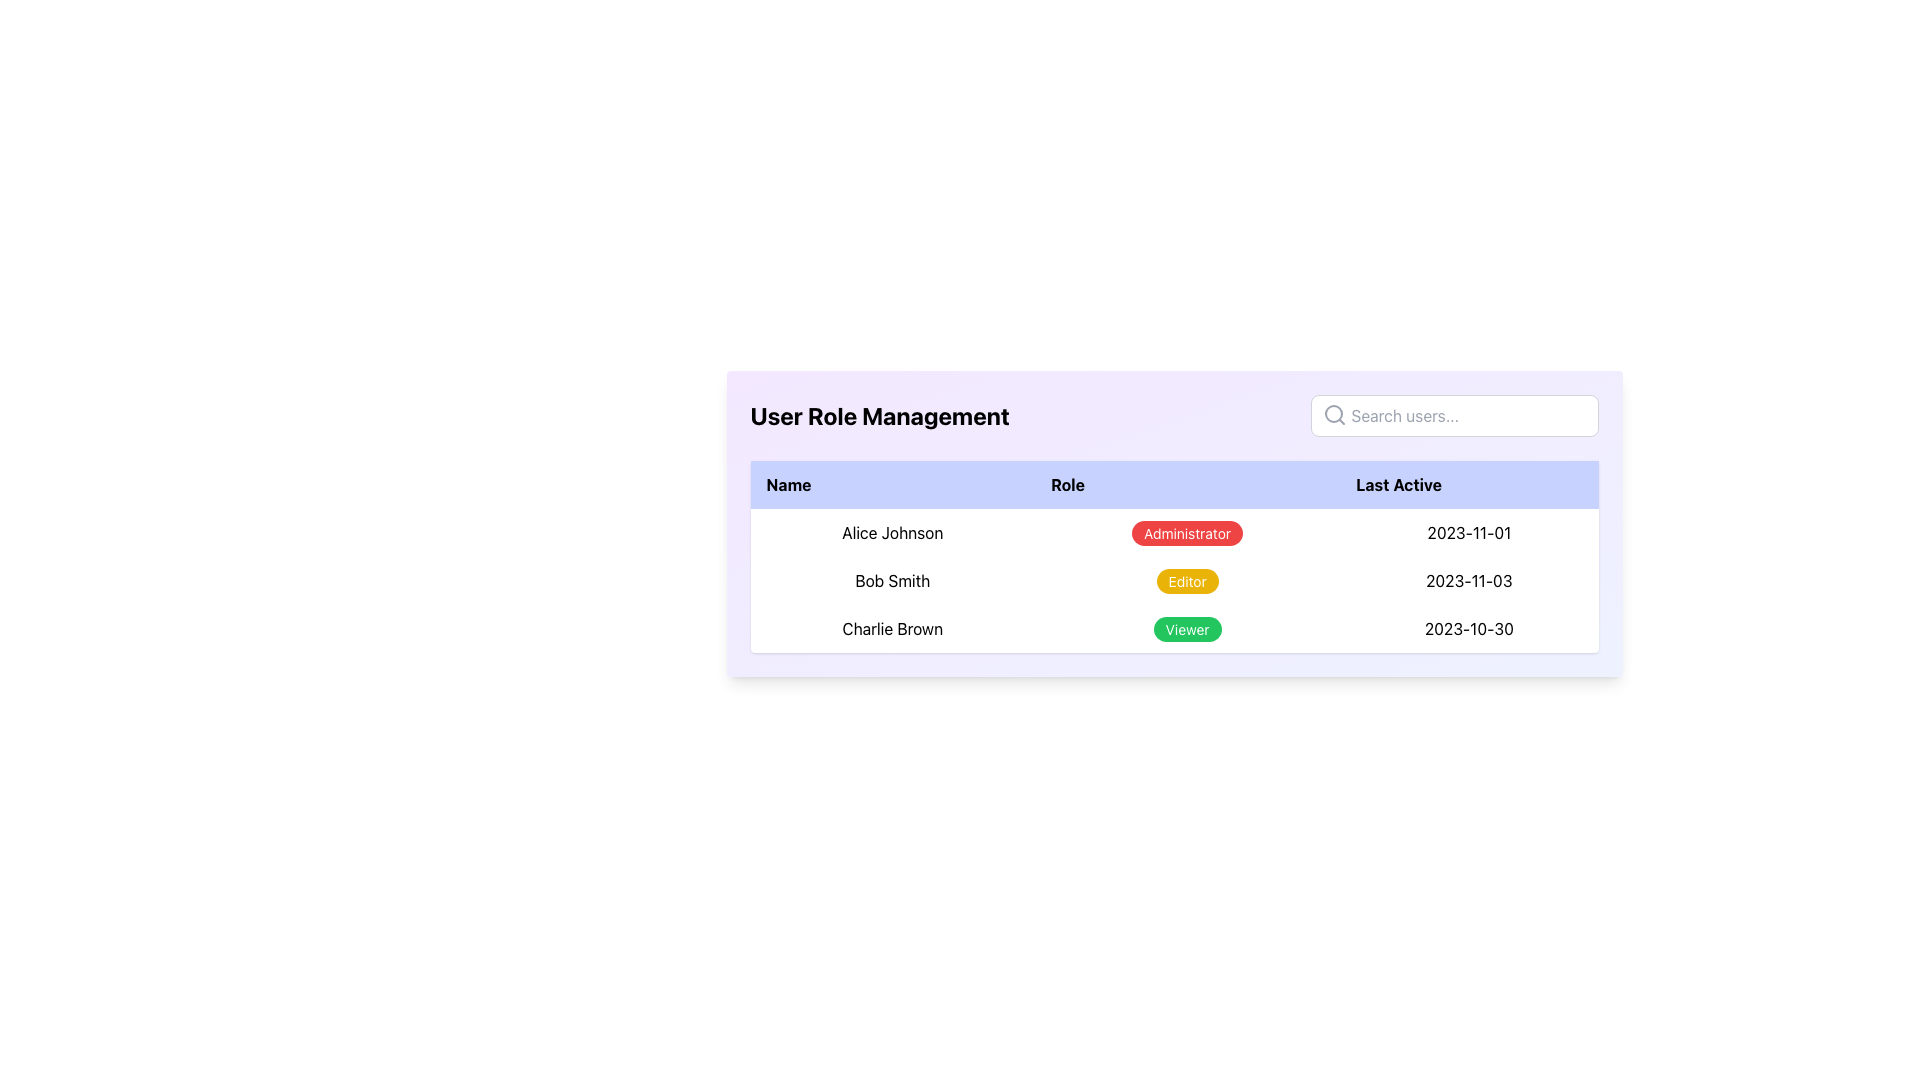 The image size is (1920, 1080). Describe the element at coordinates (1334, 414) in the screenshot. I see `the gray magnifying glass icon located on the left side of the search bar in the 'User Role Management' interface` at that location.